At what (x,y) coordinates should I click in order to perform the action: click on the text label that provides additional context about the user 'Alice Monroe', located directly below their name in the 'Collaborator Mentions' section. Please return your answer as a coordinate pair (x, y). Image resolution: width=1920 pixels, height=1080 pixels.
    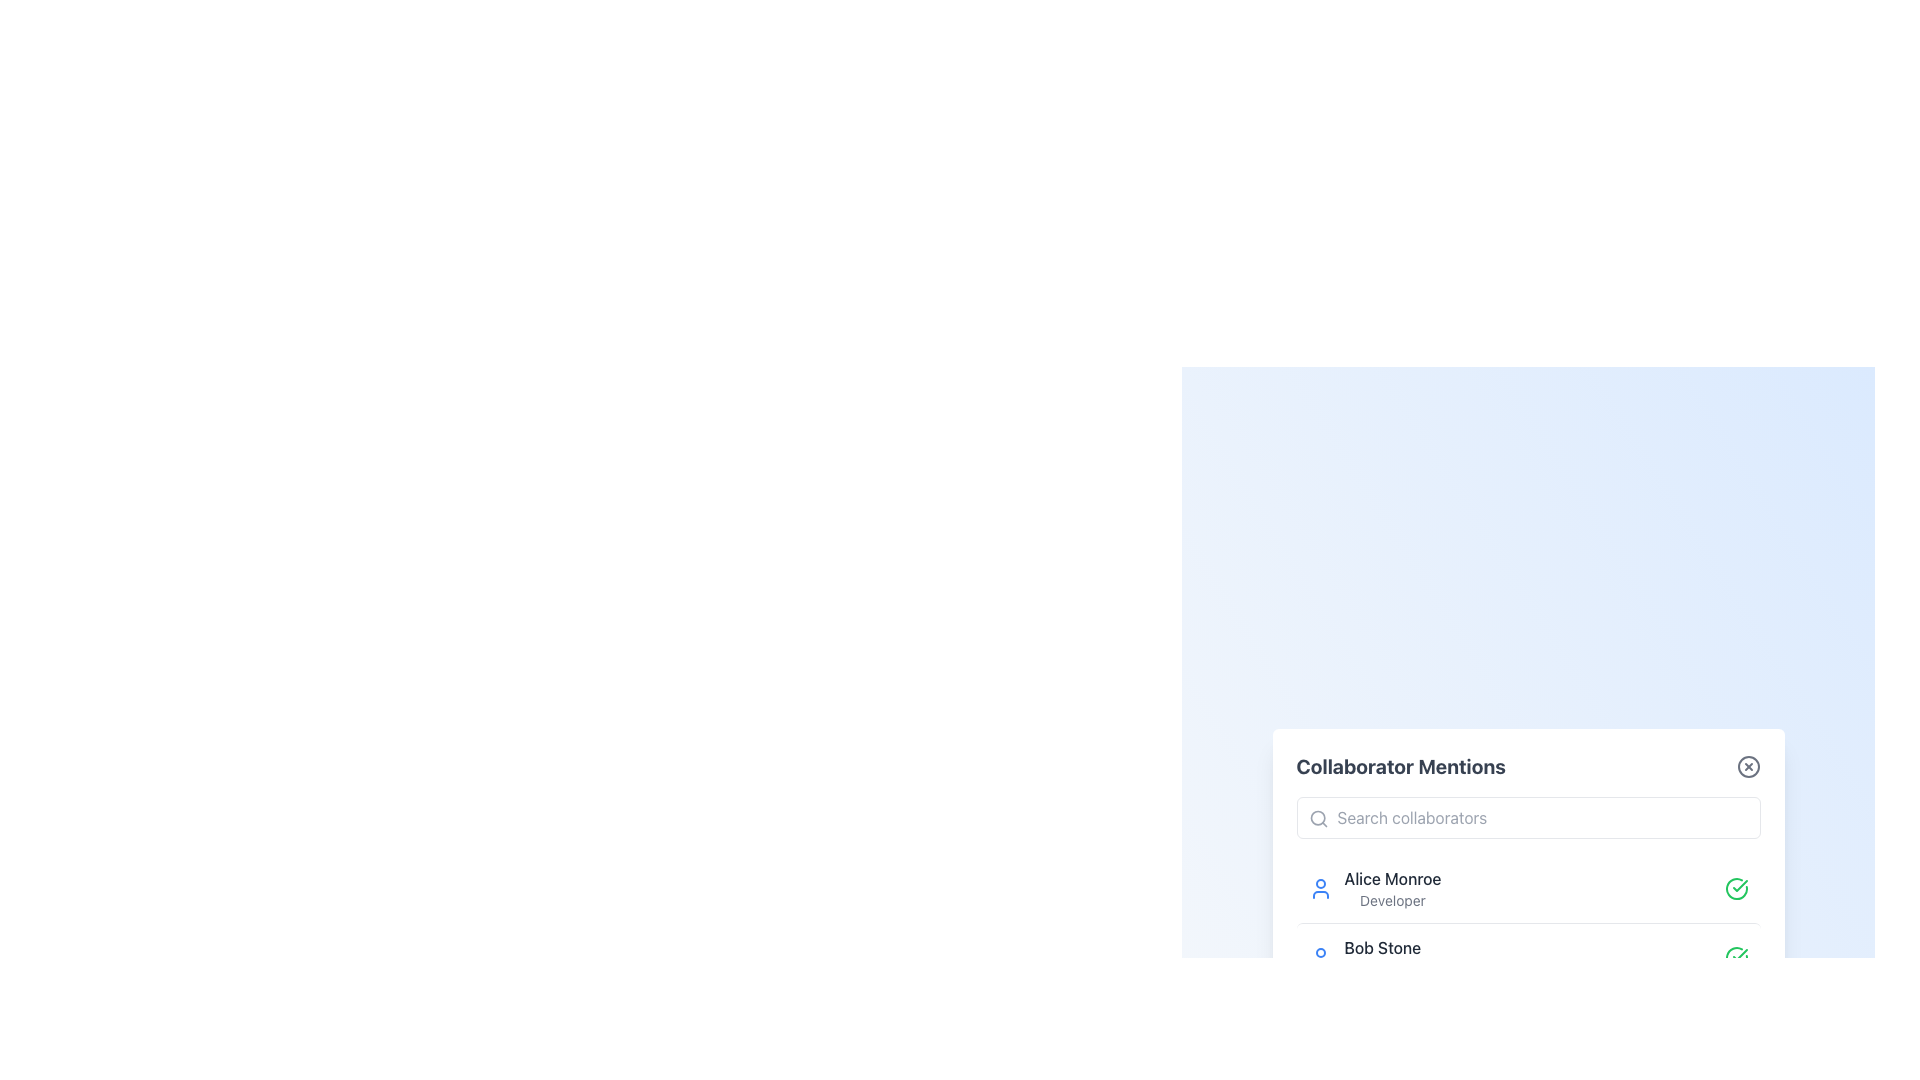
    Looking at the image, I should click on (1391, 901).